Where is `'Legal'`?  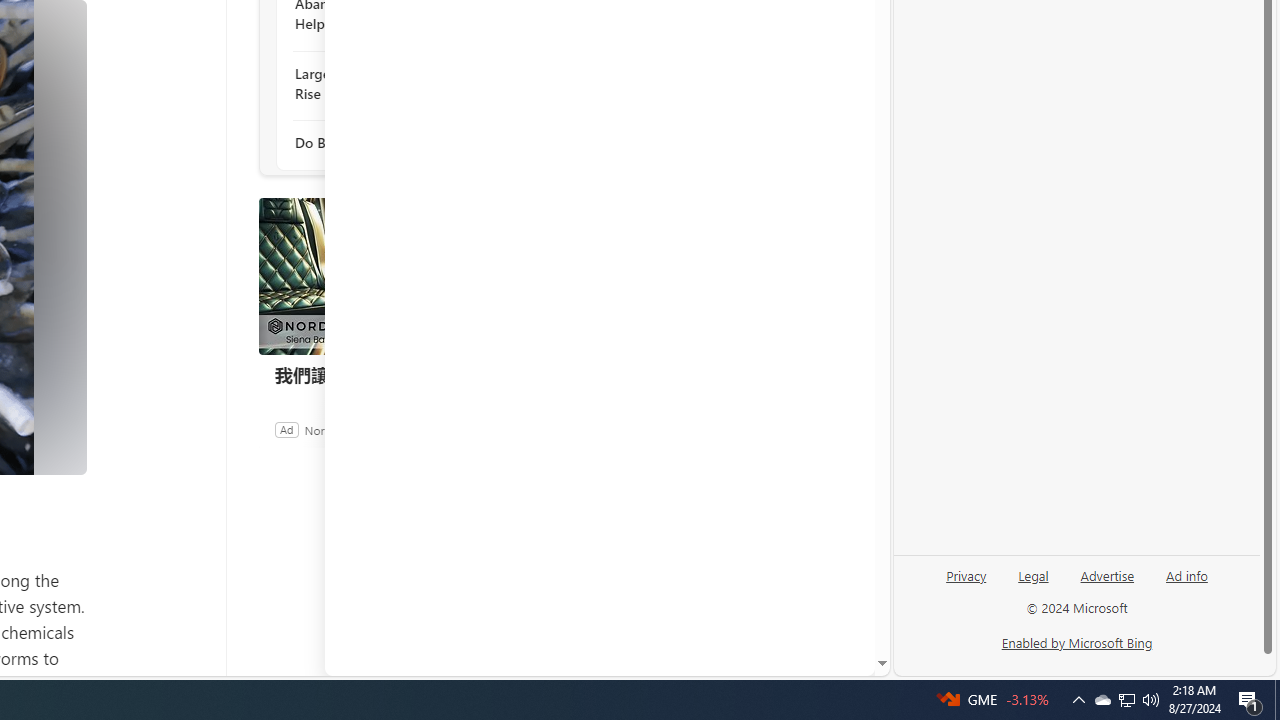 'Legal' is located at coordinates (1033, 583).